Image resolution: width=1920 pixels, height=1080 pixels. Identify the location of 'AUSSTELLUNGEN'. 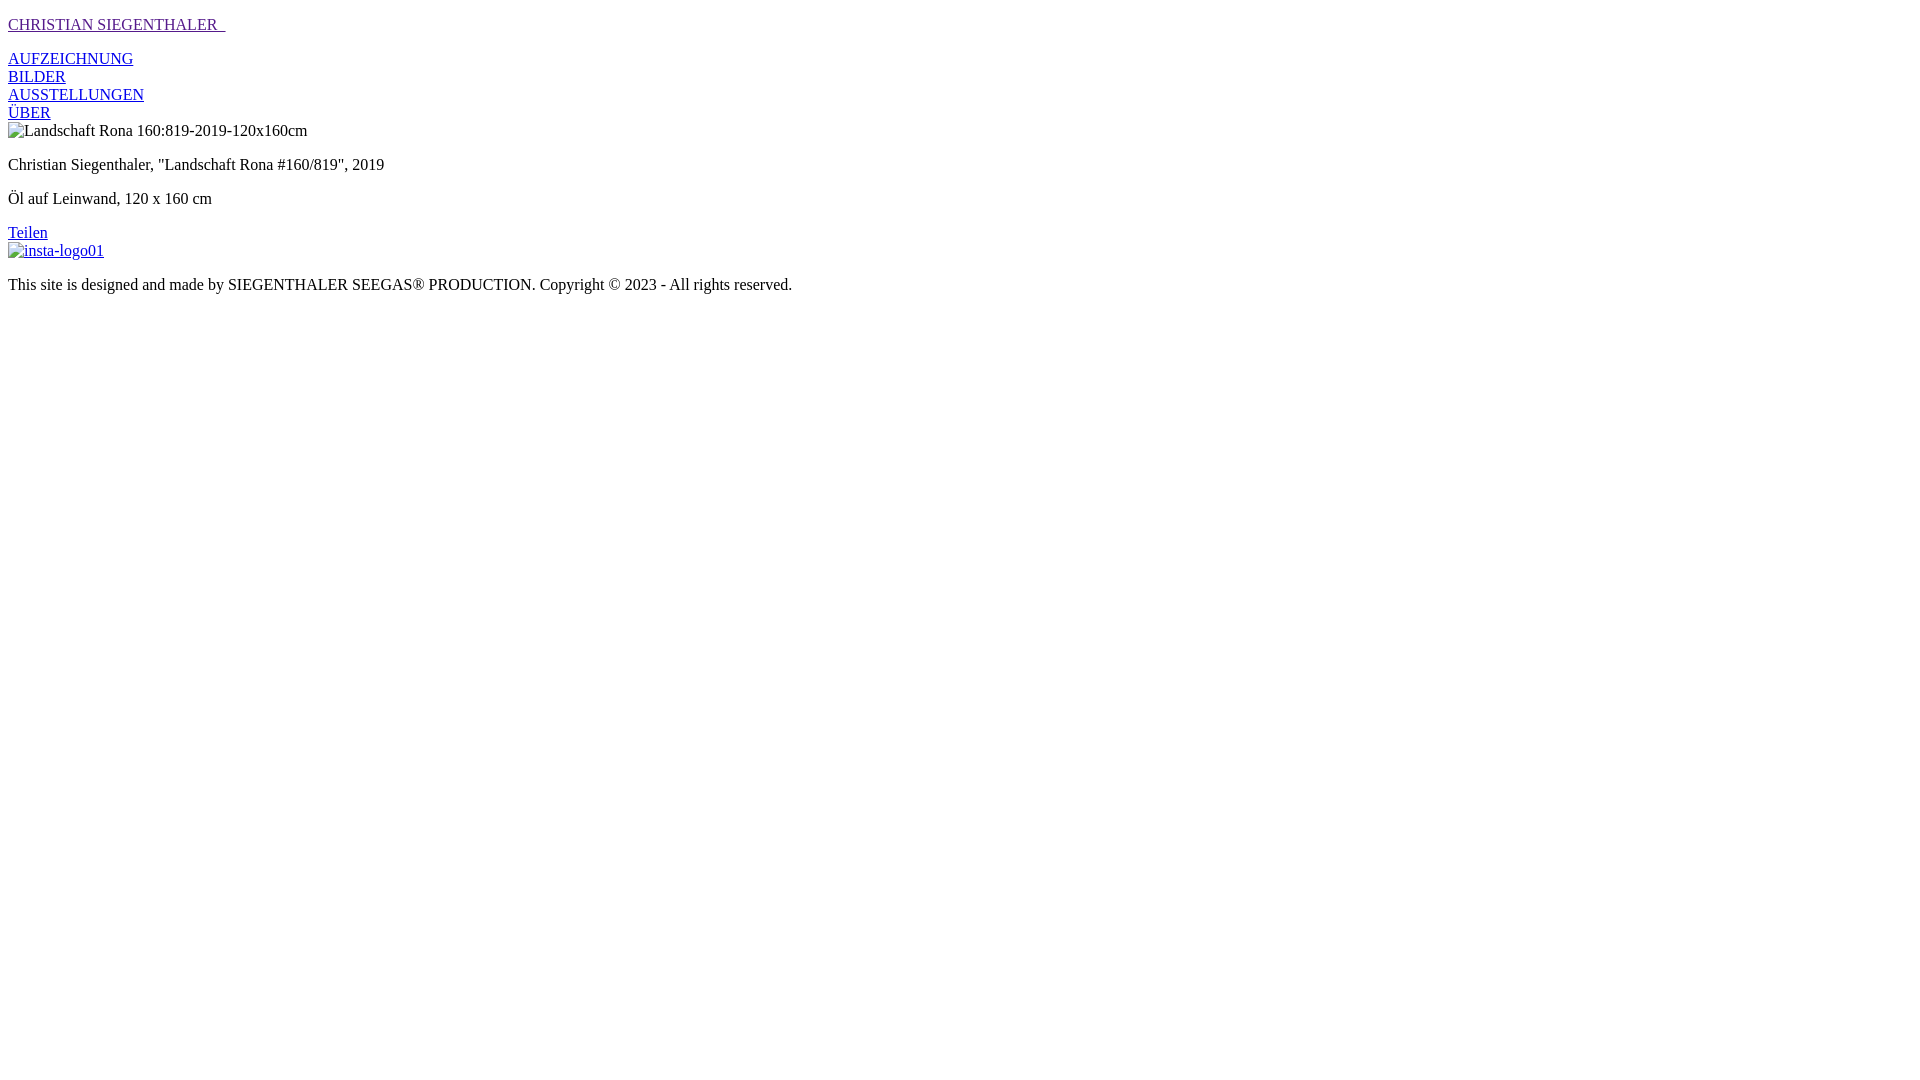
(8, 94).